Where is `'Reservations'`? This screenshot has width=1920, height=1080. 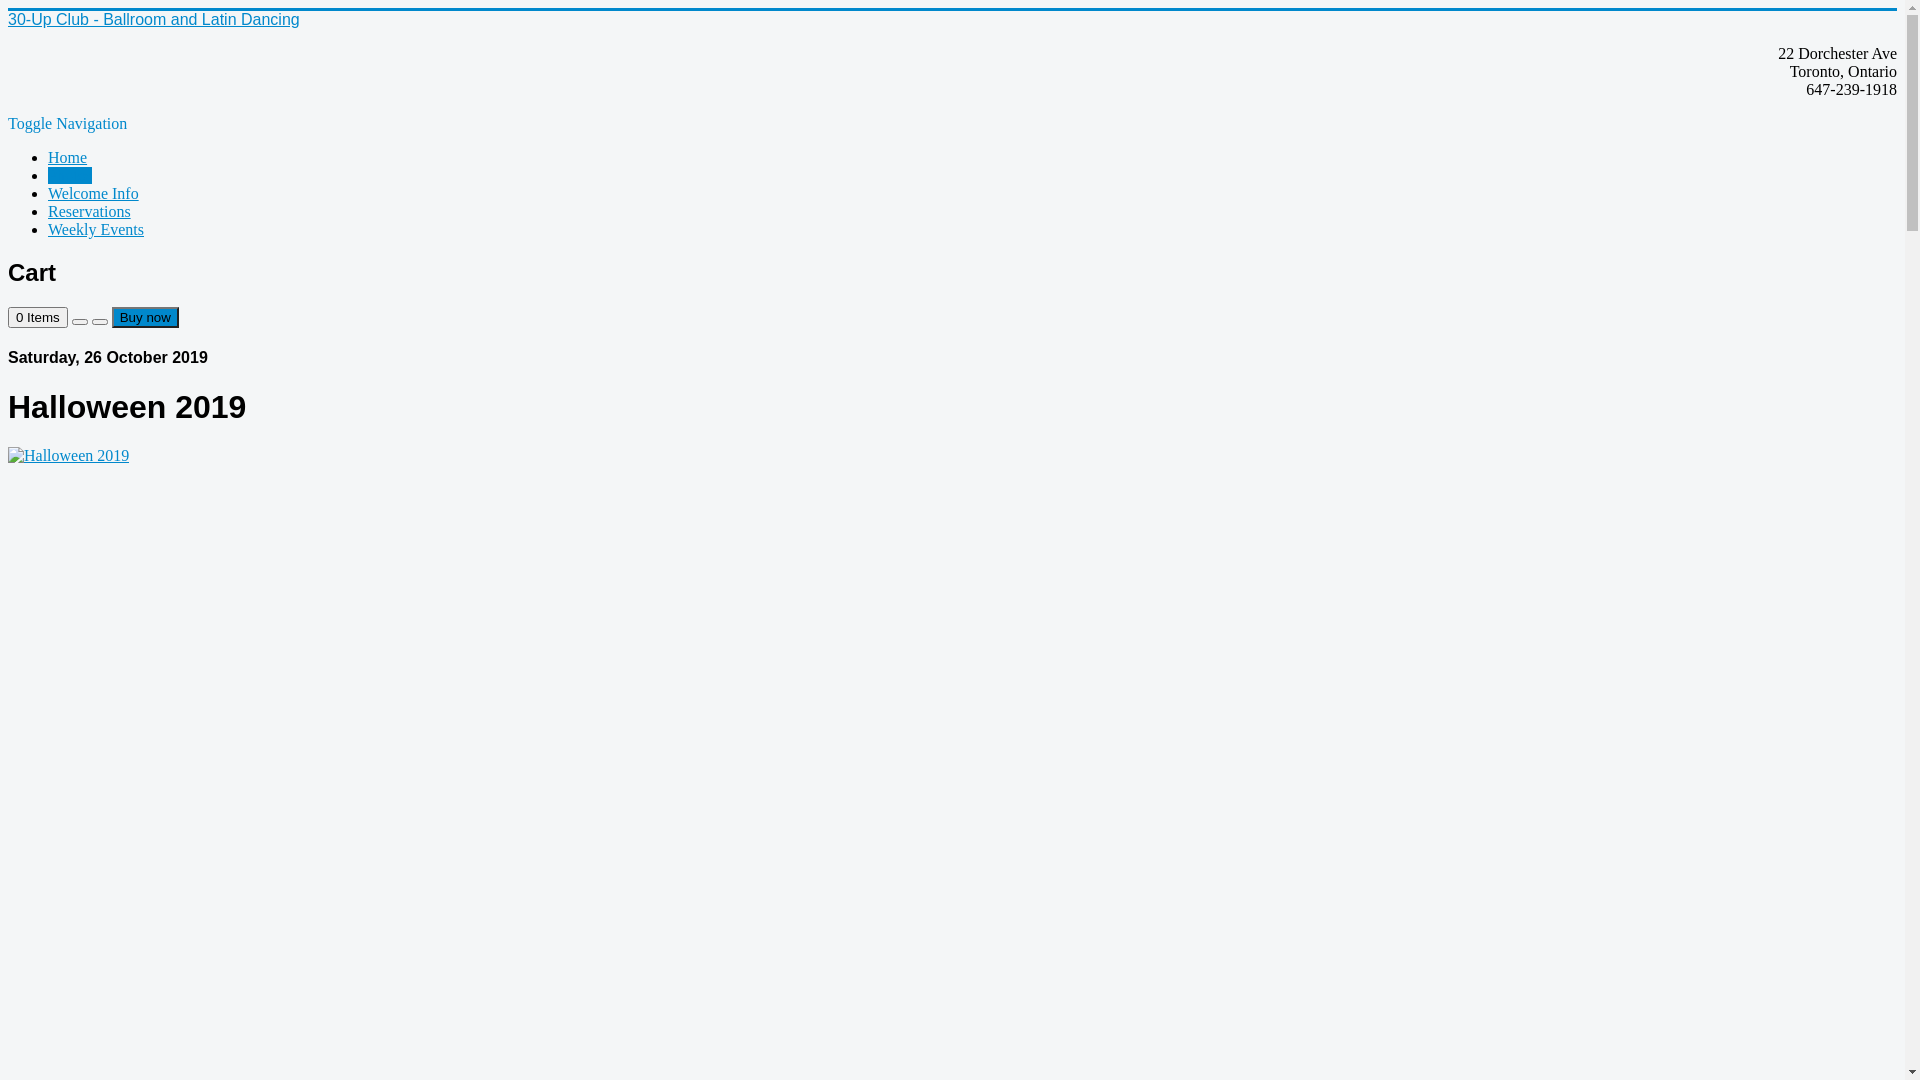 'Reservations' is located at coordinates (88, 211).